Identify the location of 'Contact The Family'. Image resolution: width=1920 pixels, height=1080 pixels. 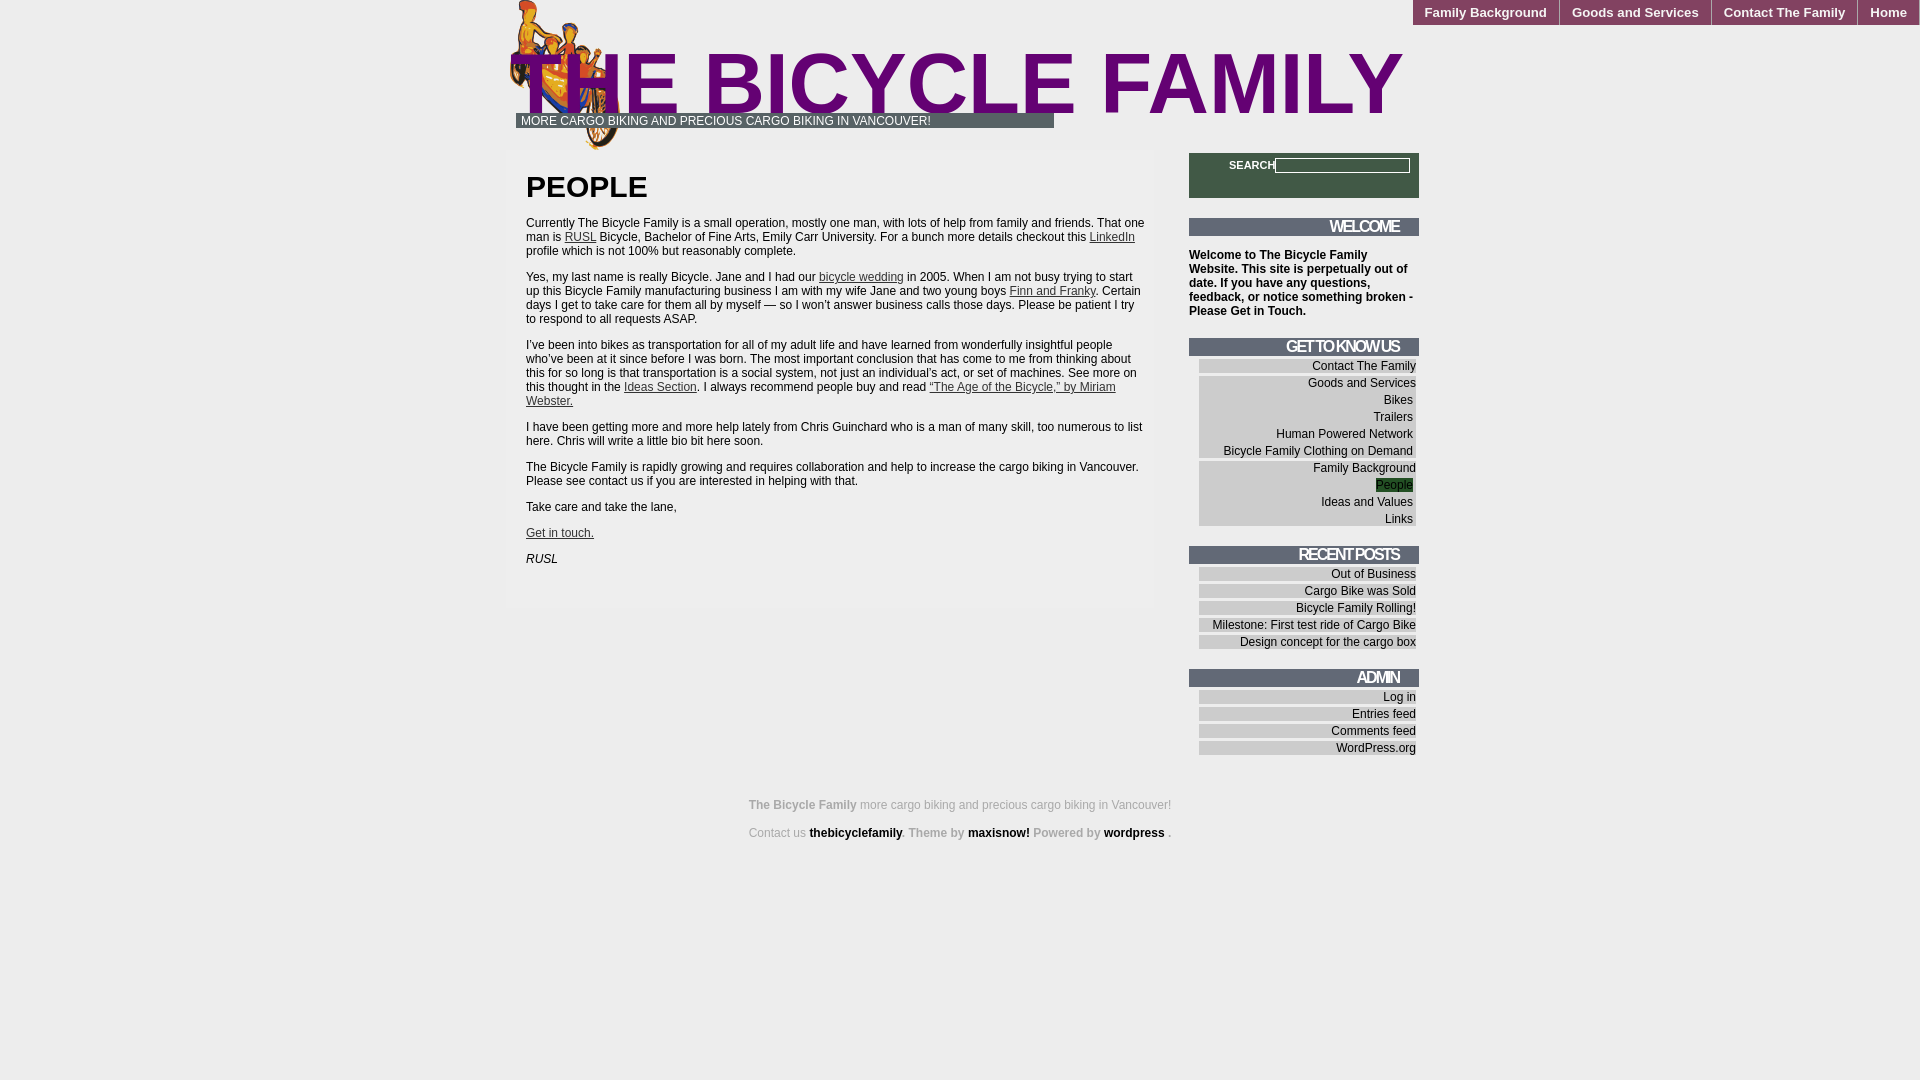
(1362, 366).